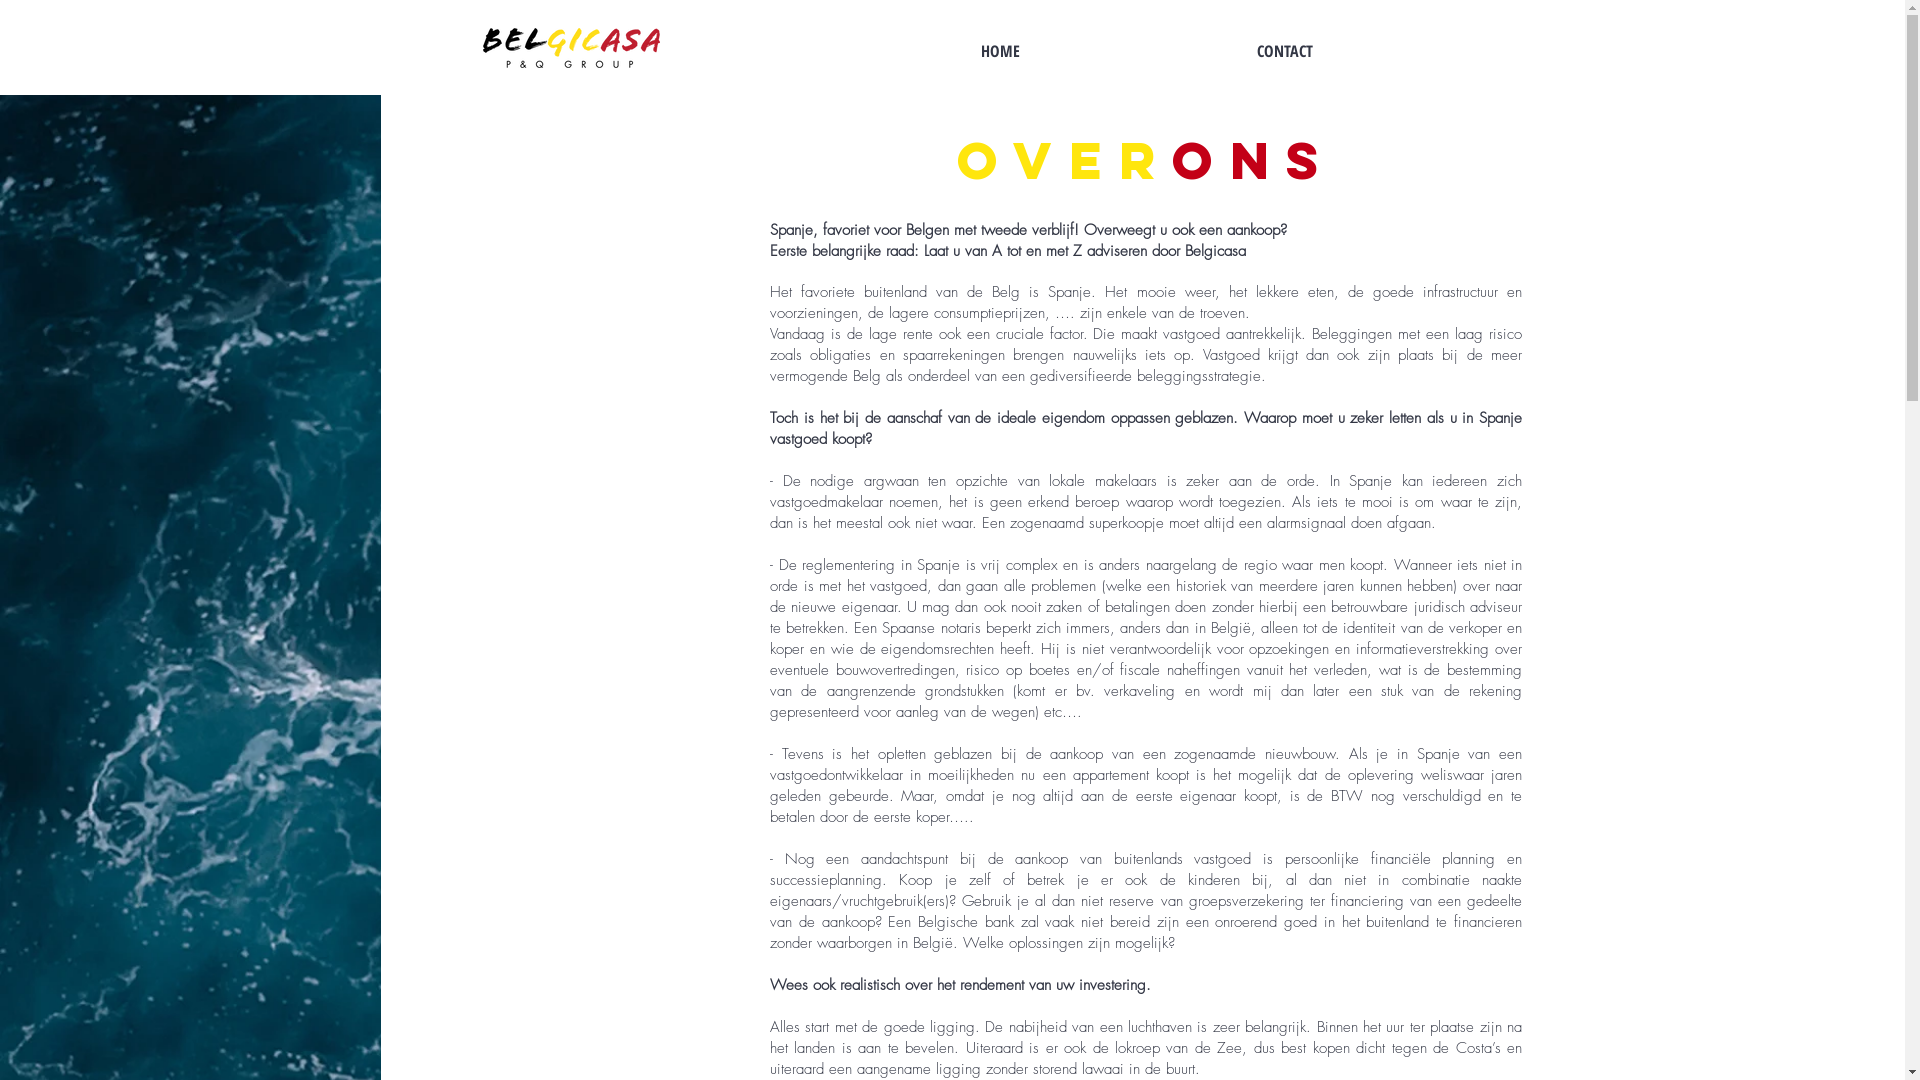 The width and height of the screenshot is (1920, 1080). I want to click on 'HOME', so click(999, 49).